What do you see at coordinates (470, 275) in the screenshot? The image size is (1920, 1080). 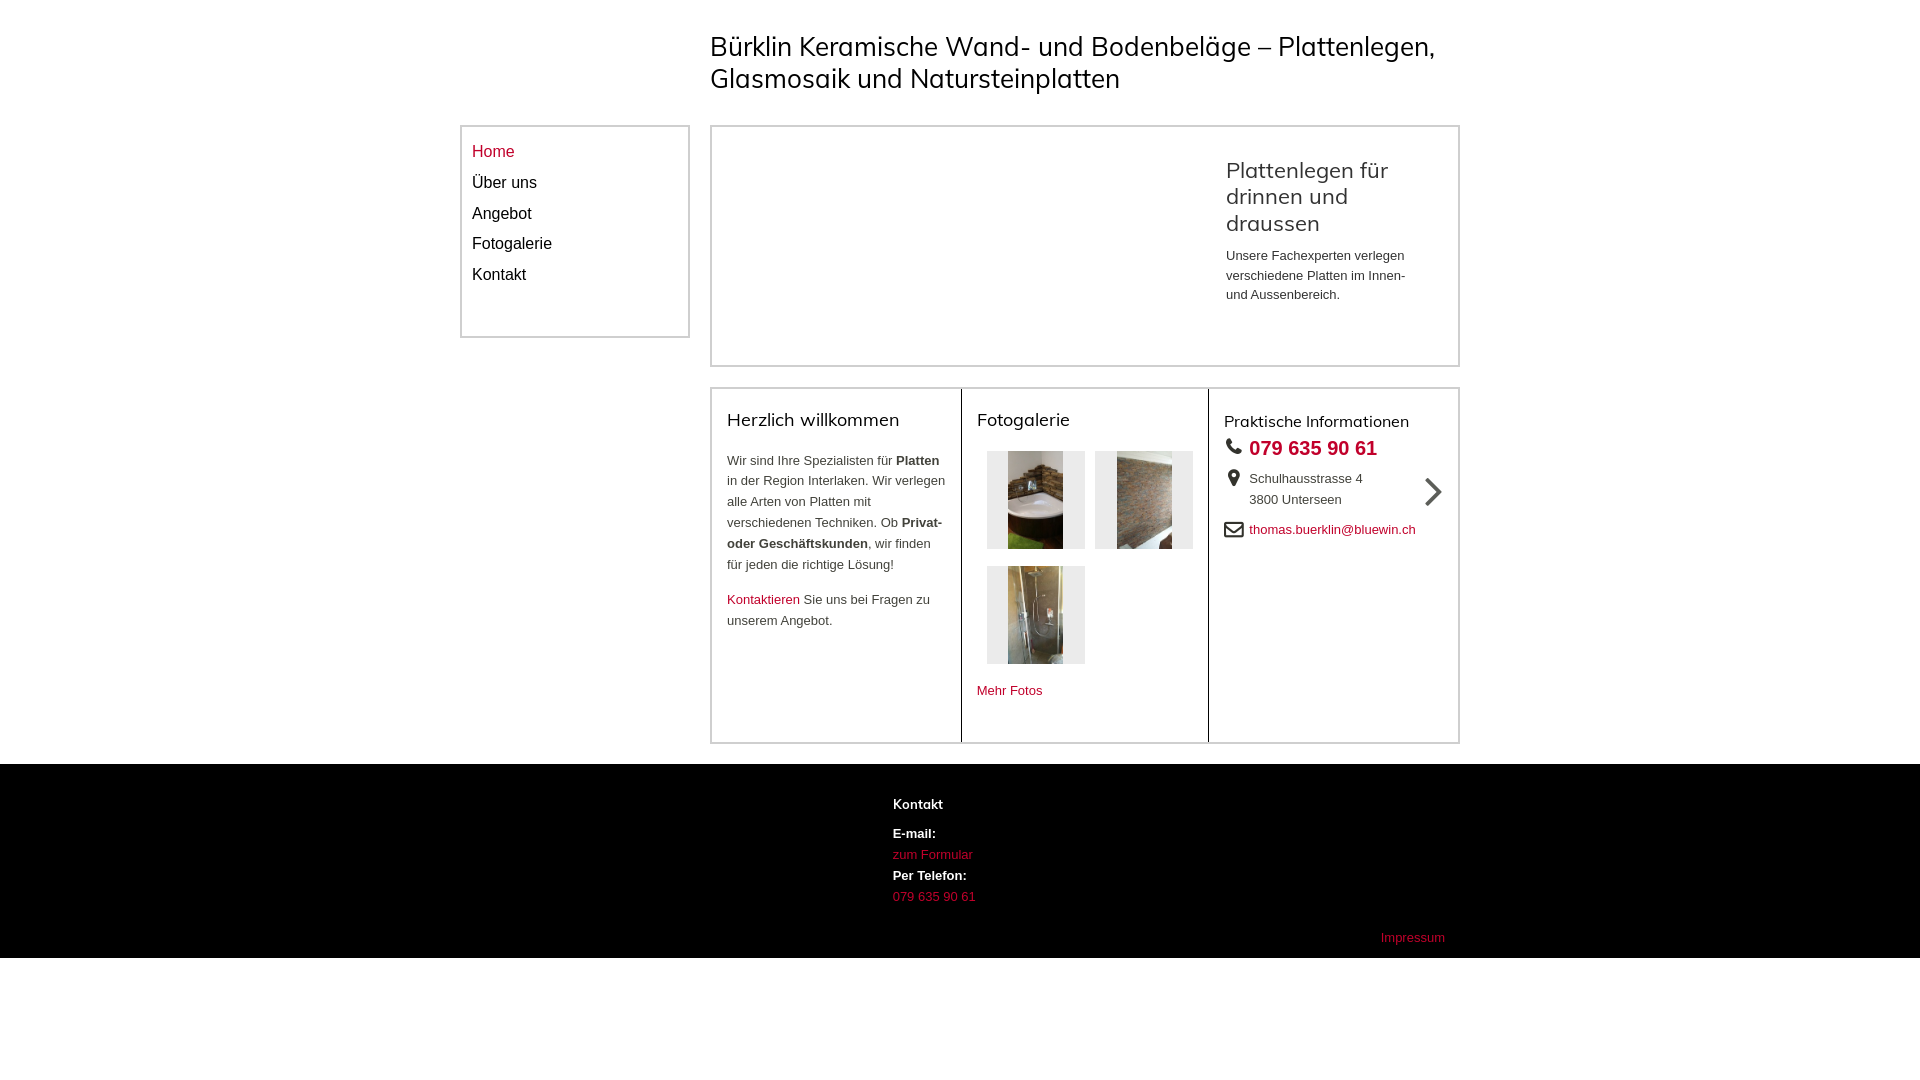 I see `'Kontakt'` at bounding box center [470, 275].